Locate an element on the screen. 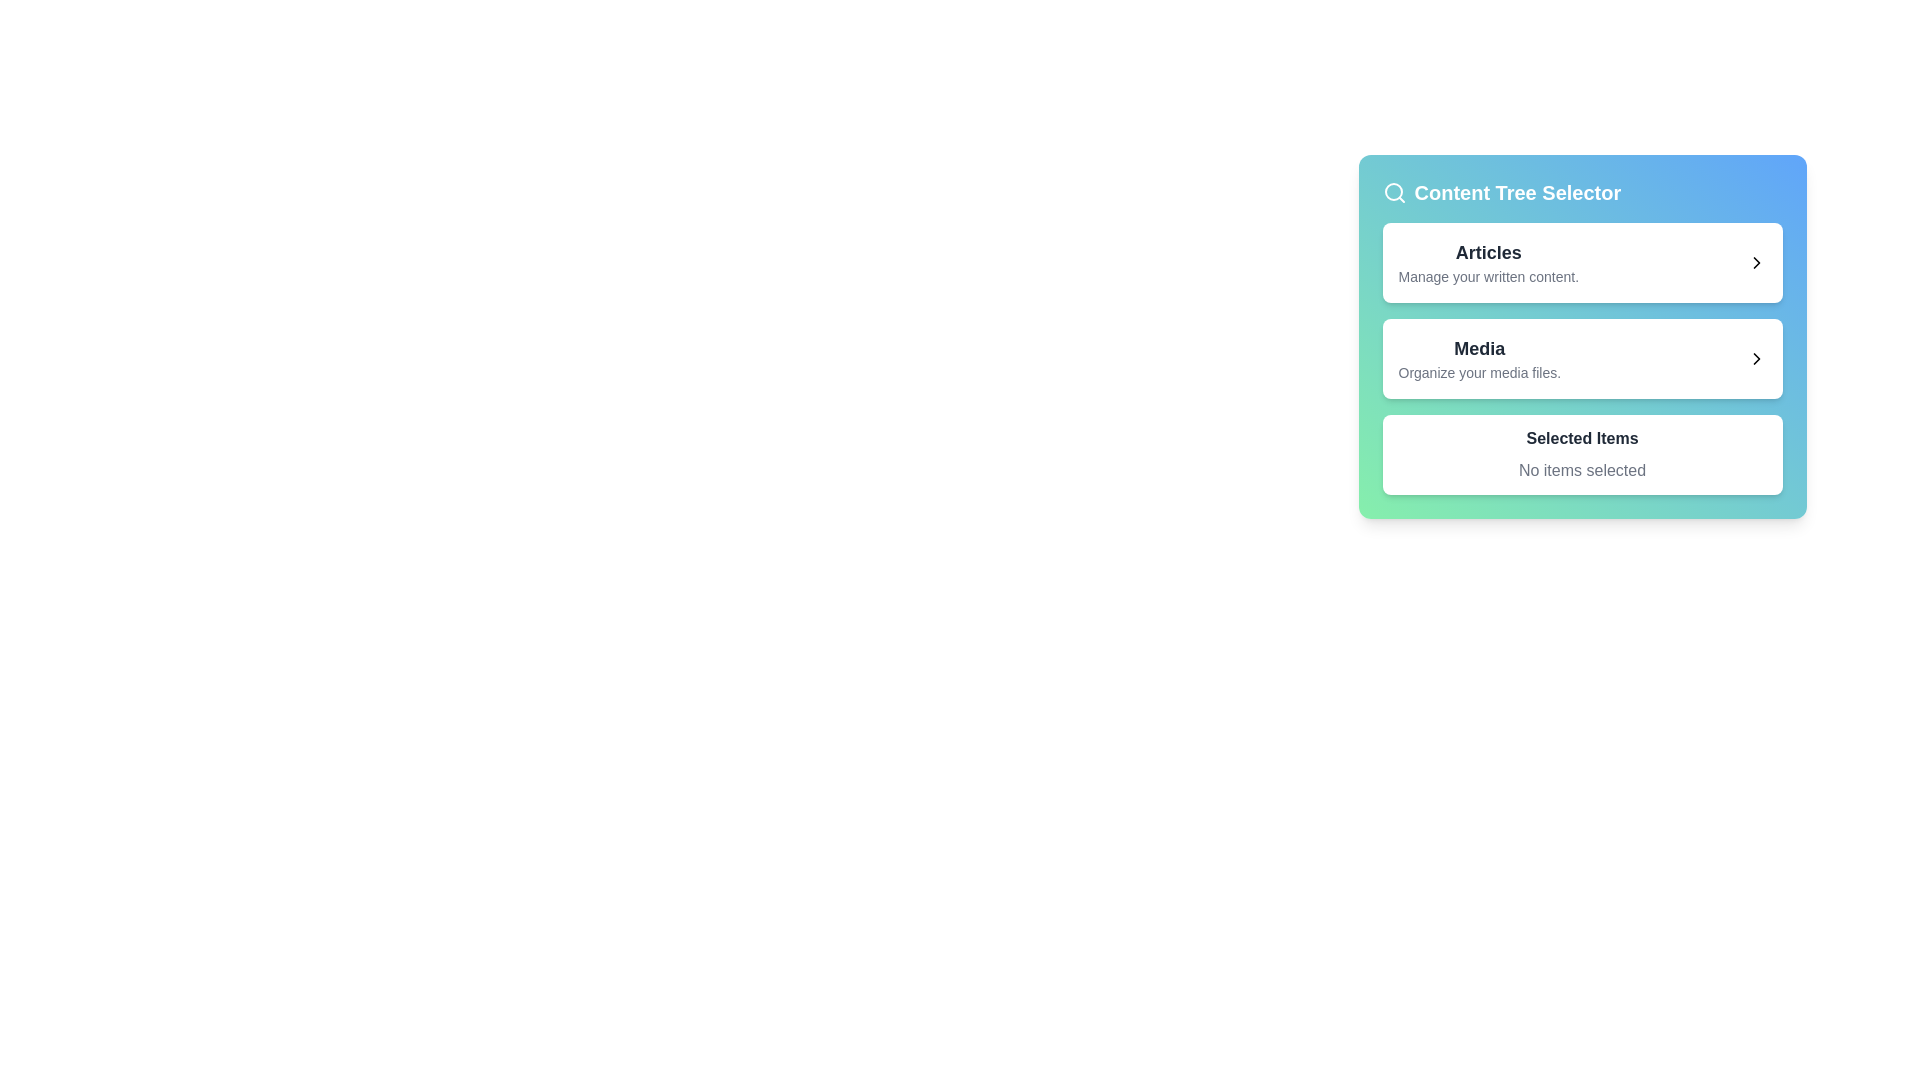 This screenshot has width=1920, height=1080. the descriptive subtitle text label located beneath the 'Media' section, which serves as an explanation for that section is located at coordinates (1479, 373).